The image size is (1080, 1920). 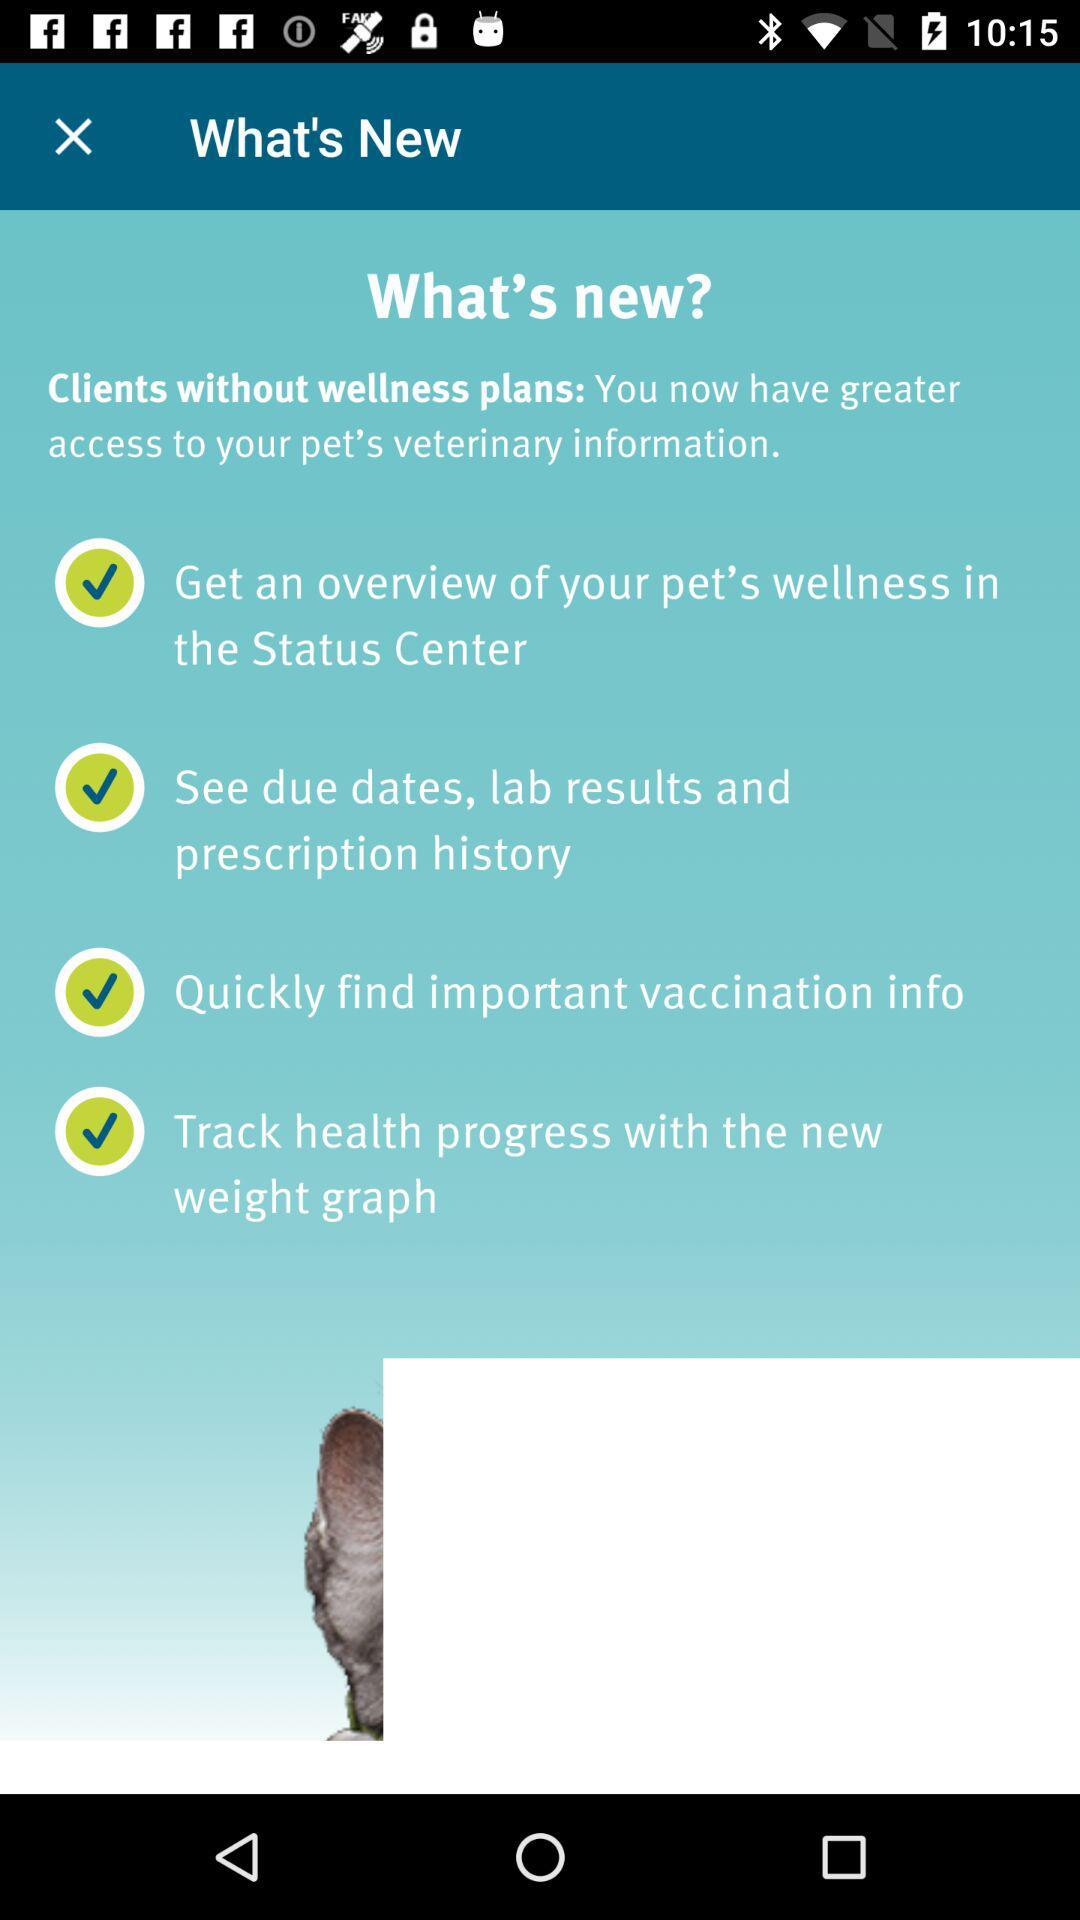 What do you see at coordinates (540, 1002) in the screenshot?
I see `instruction` at bounding box center [540, 1002].